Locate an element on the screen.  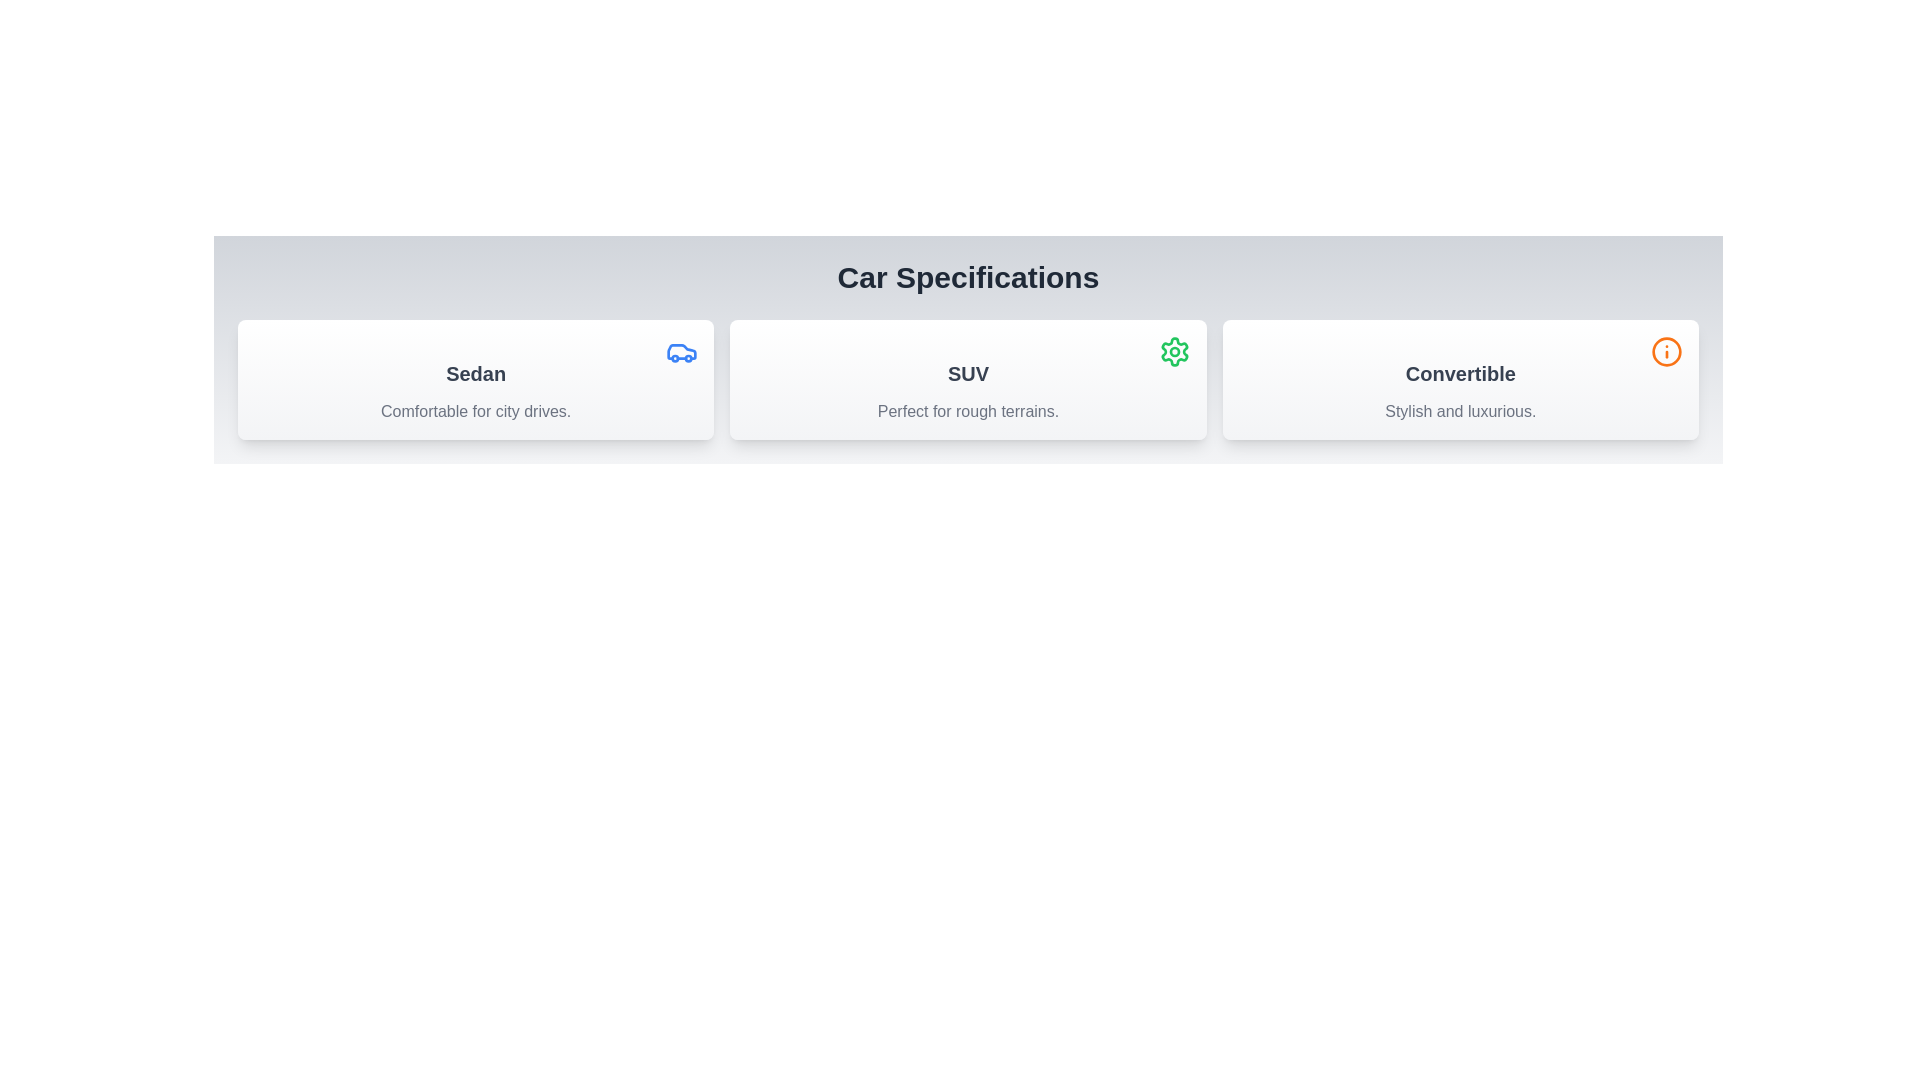
the Informational Card labeled 'Sedan', which features a bold header and an icon of a car in the top-right corner is located at coordinates (475, 380).